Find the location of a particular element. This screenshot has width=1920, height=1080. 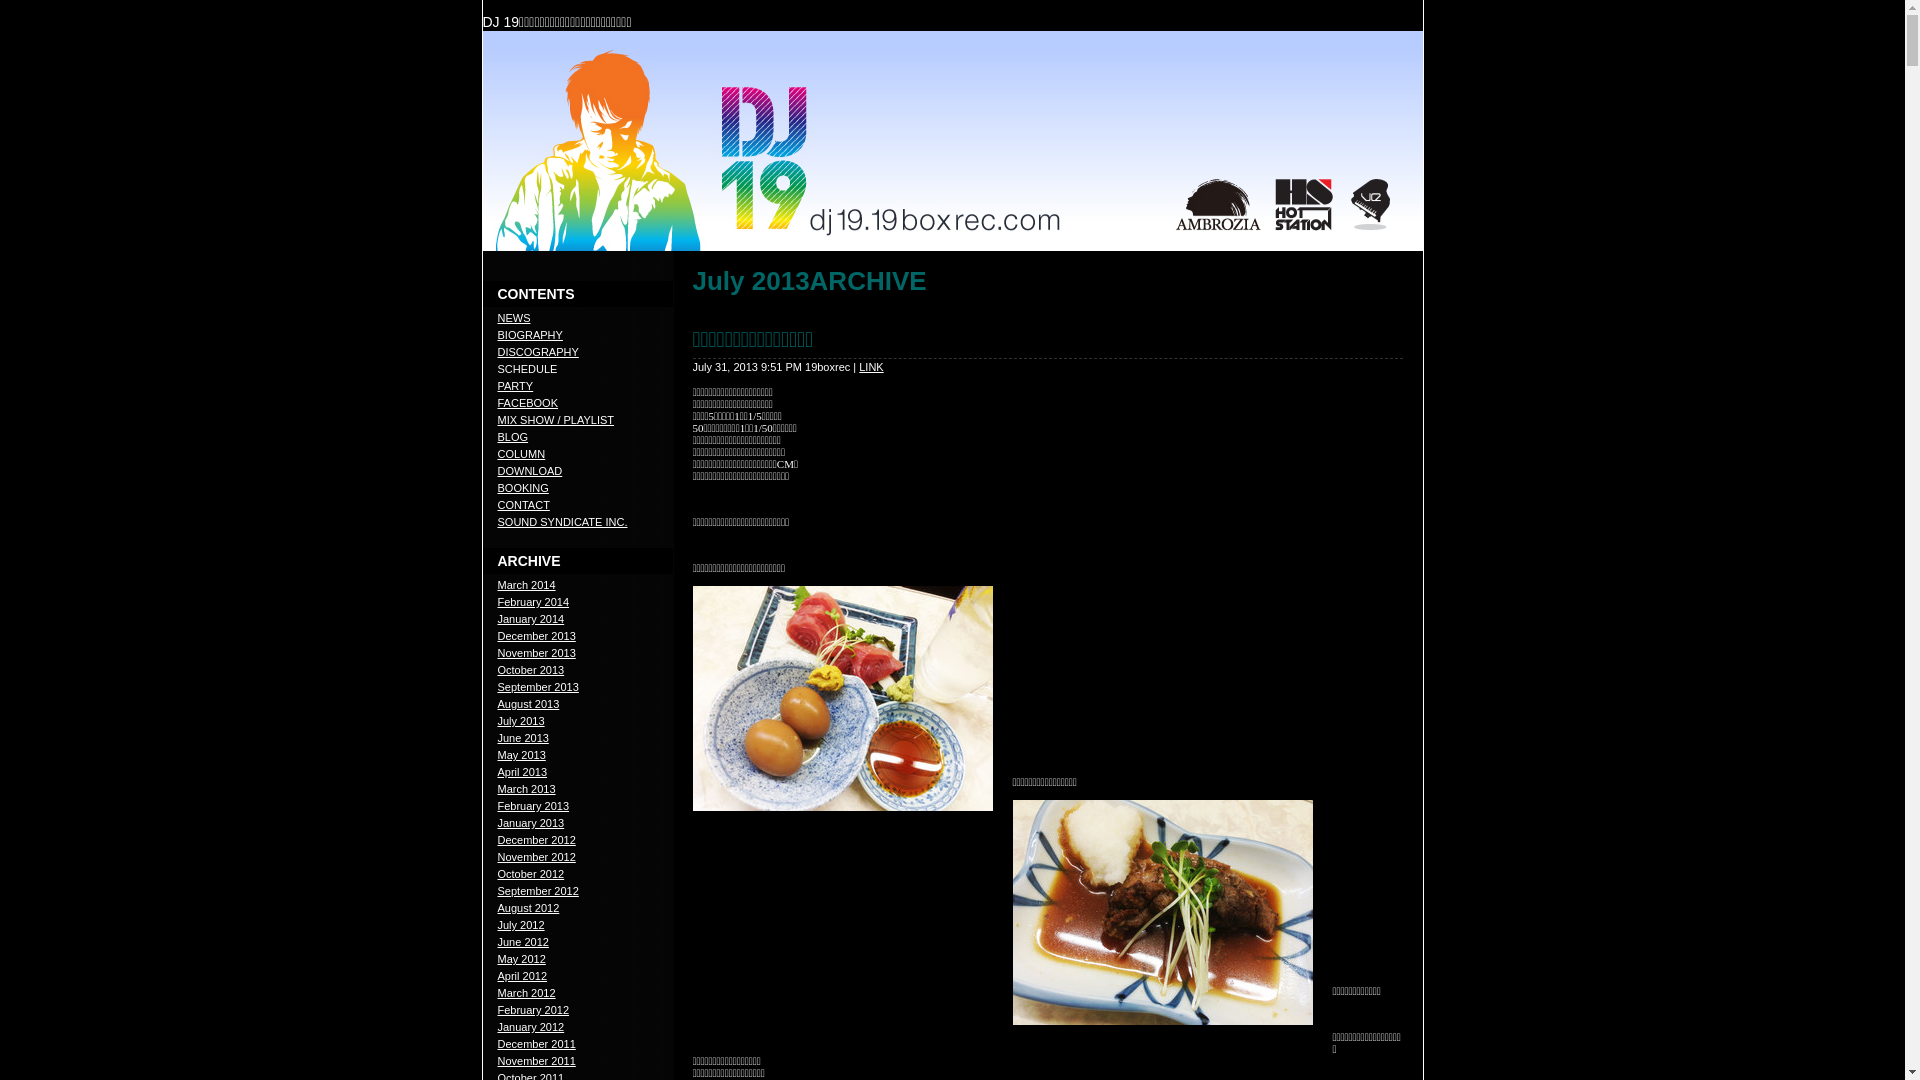

'DOWNLOAD' is located at coordinates (530, 470).